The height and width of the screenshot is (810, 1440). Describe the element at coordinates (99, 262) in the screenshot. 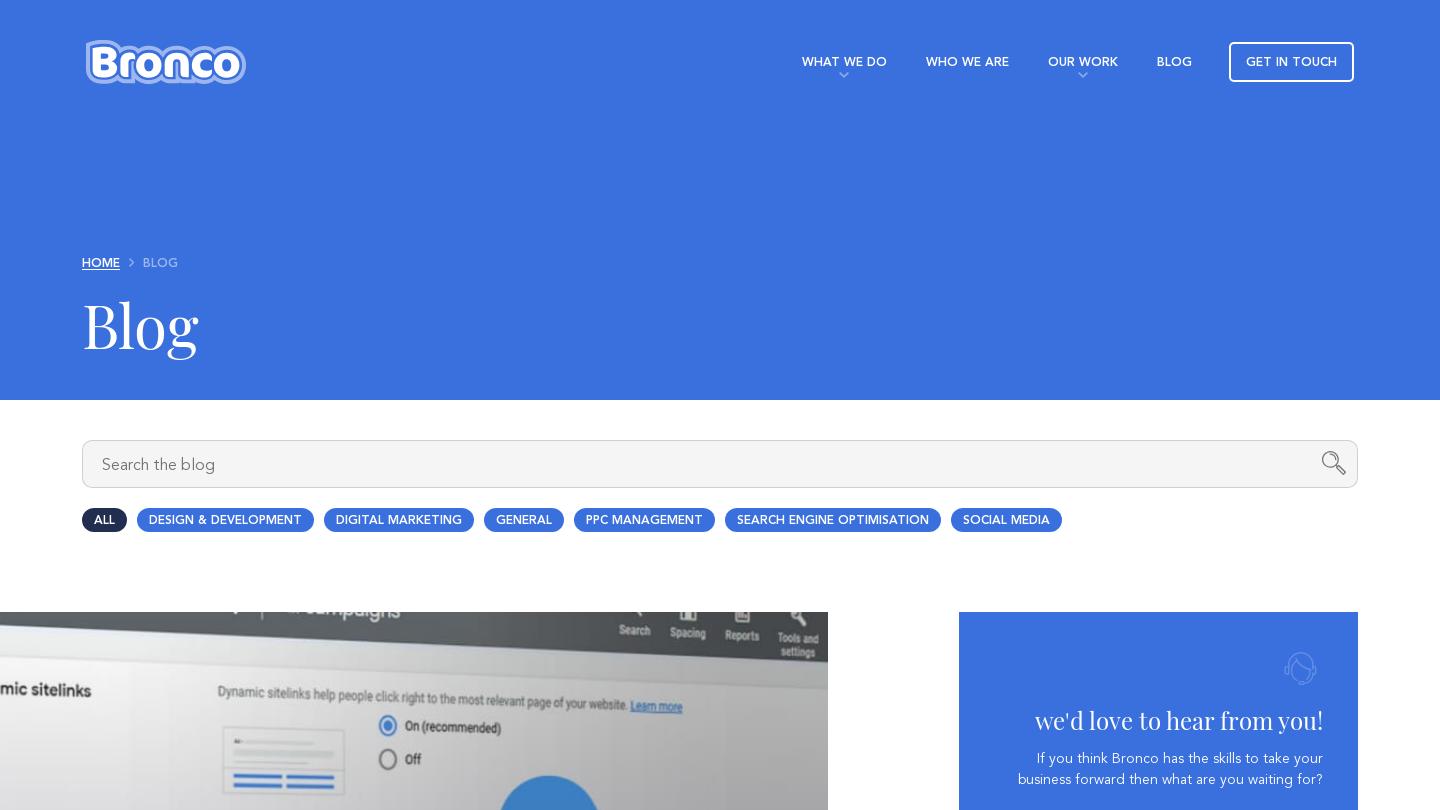

I see `'Home'` at that location.